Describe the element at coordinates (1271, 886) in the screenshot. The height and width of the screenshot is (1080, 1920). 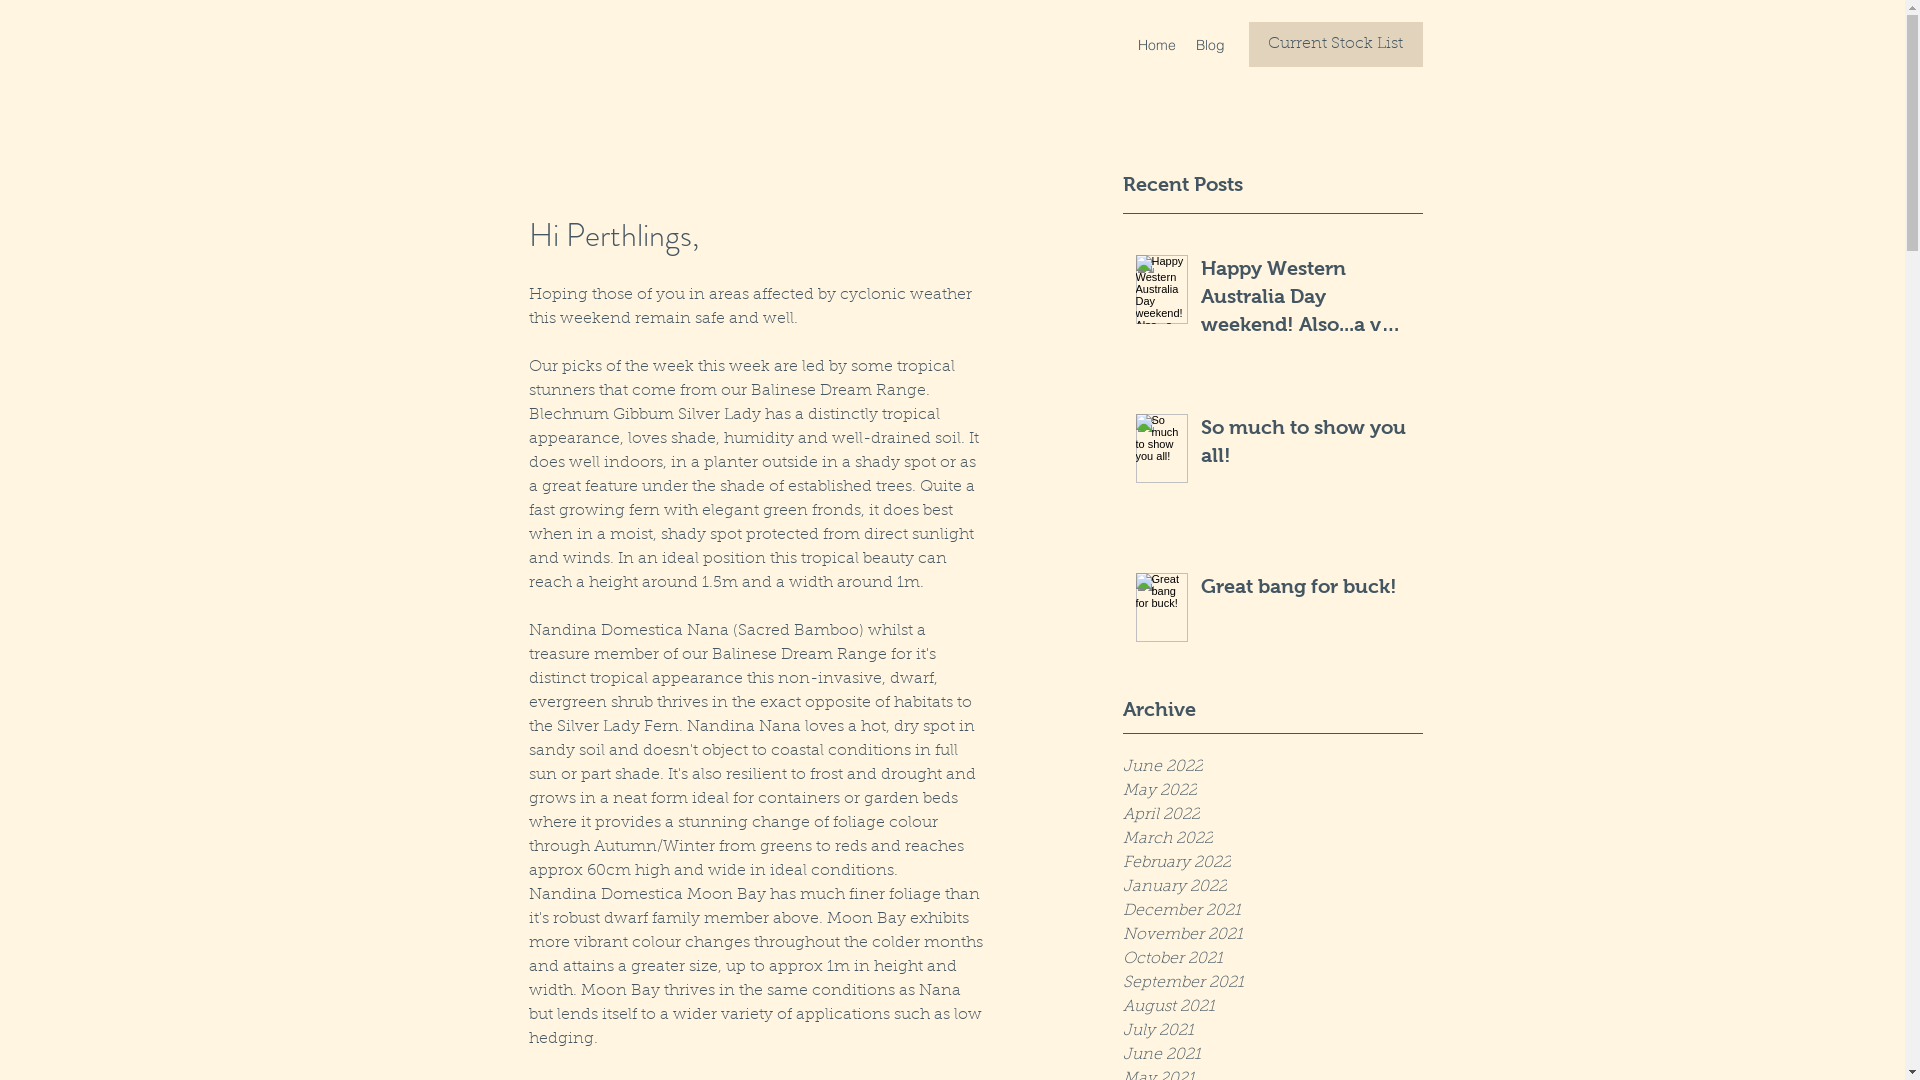
I see `'January 2022'` at that location.